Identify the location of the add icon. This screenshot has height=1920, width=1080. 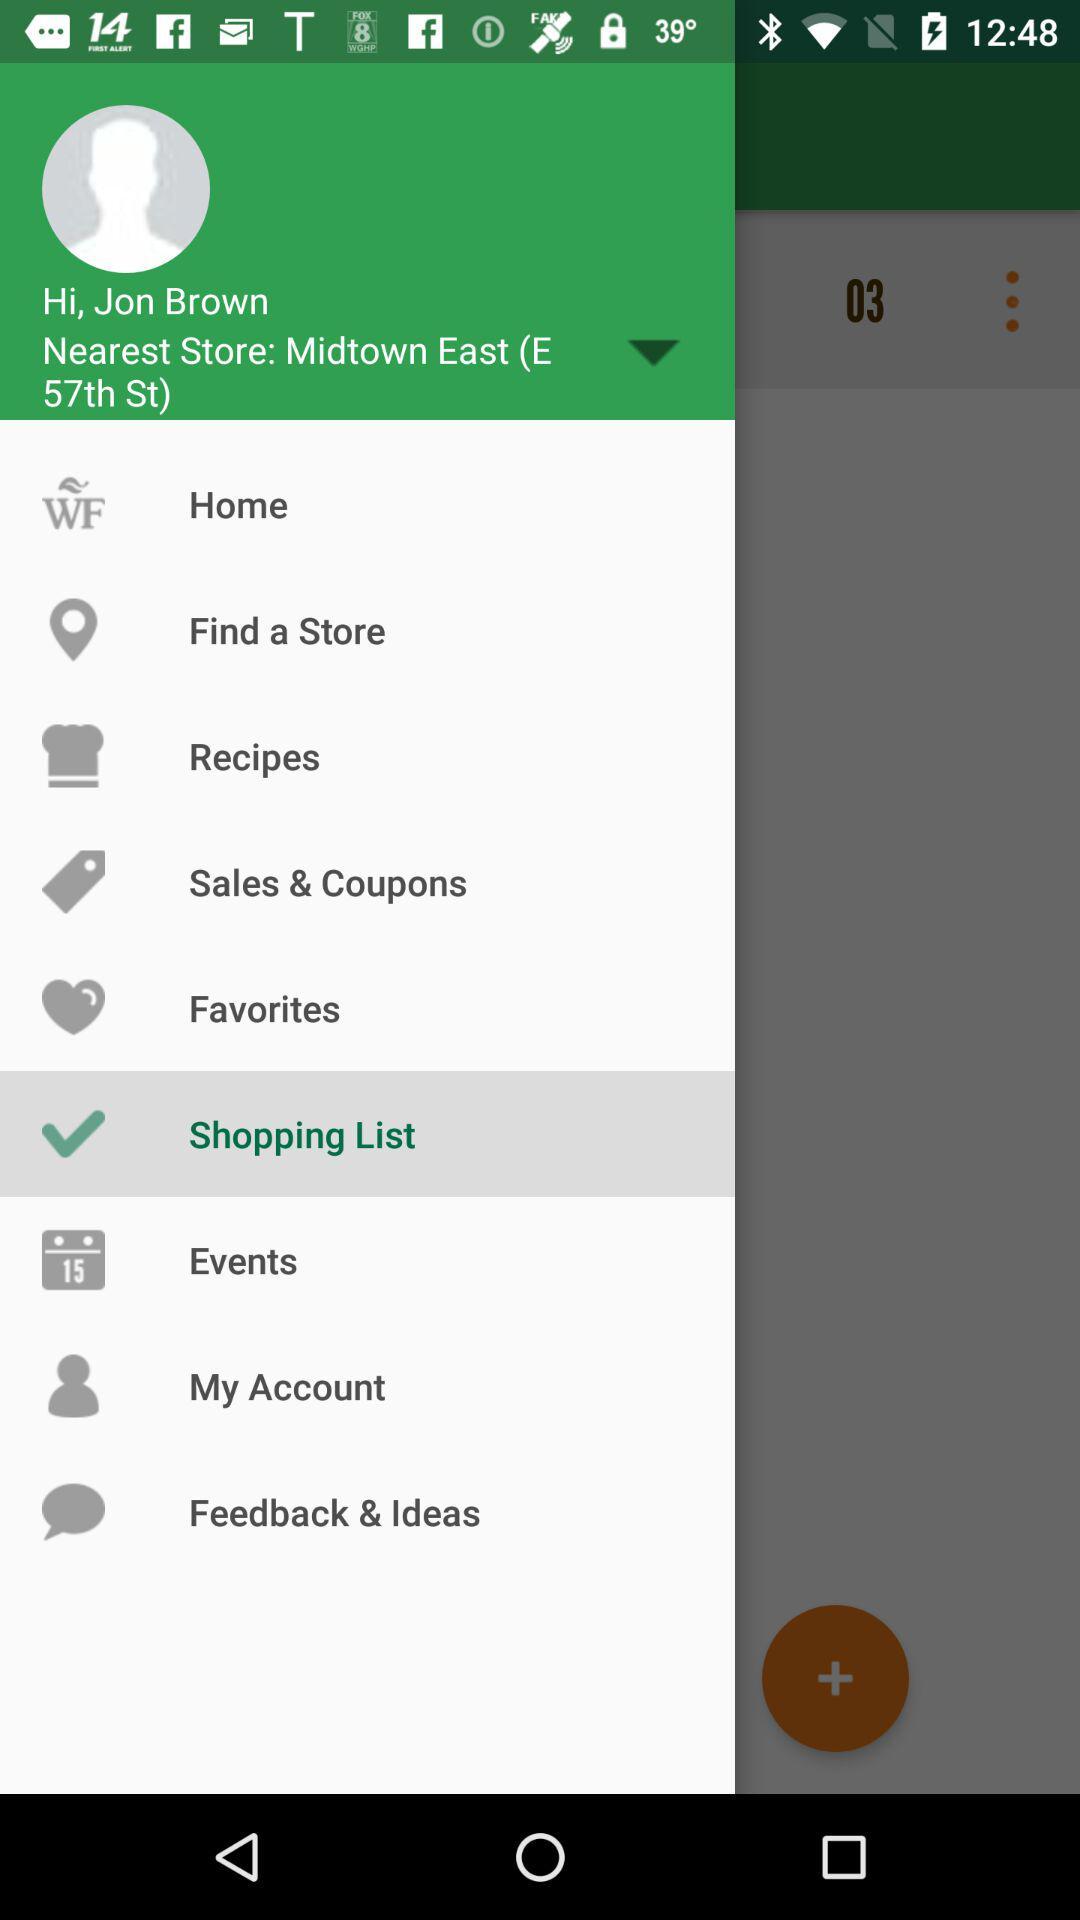
(835, 1678).